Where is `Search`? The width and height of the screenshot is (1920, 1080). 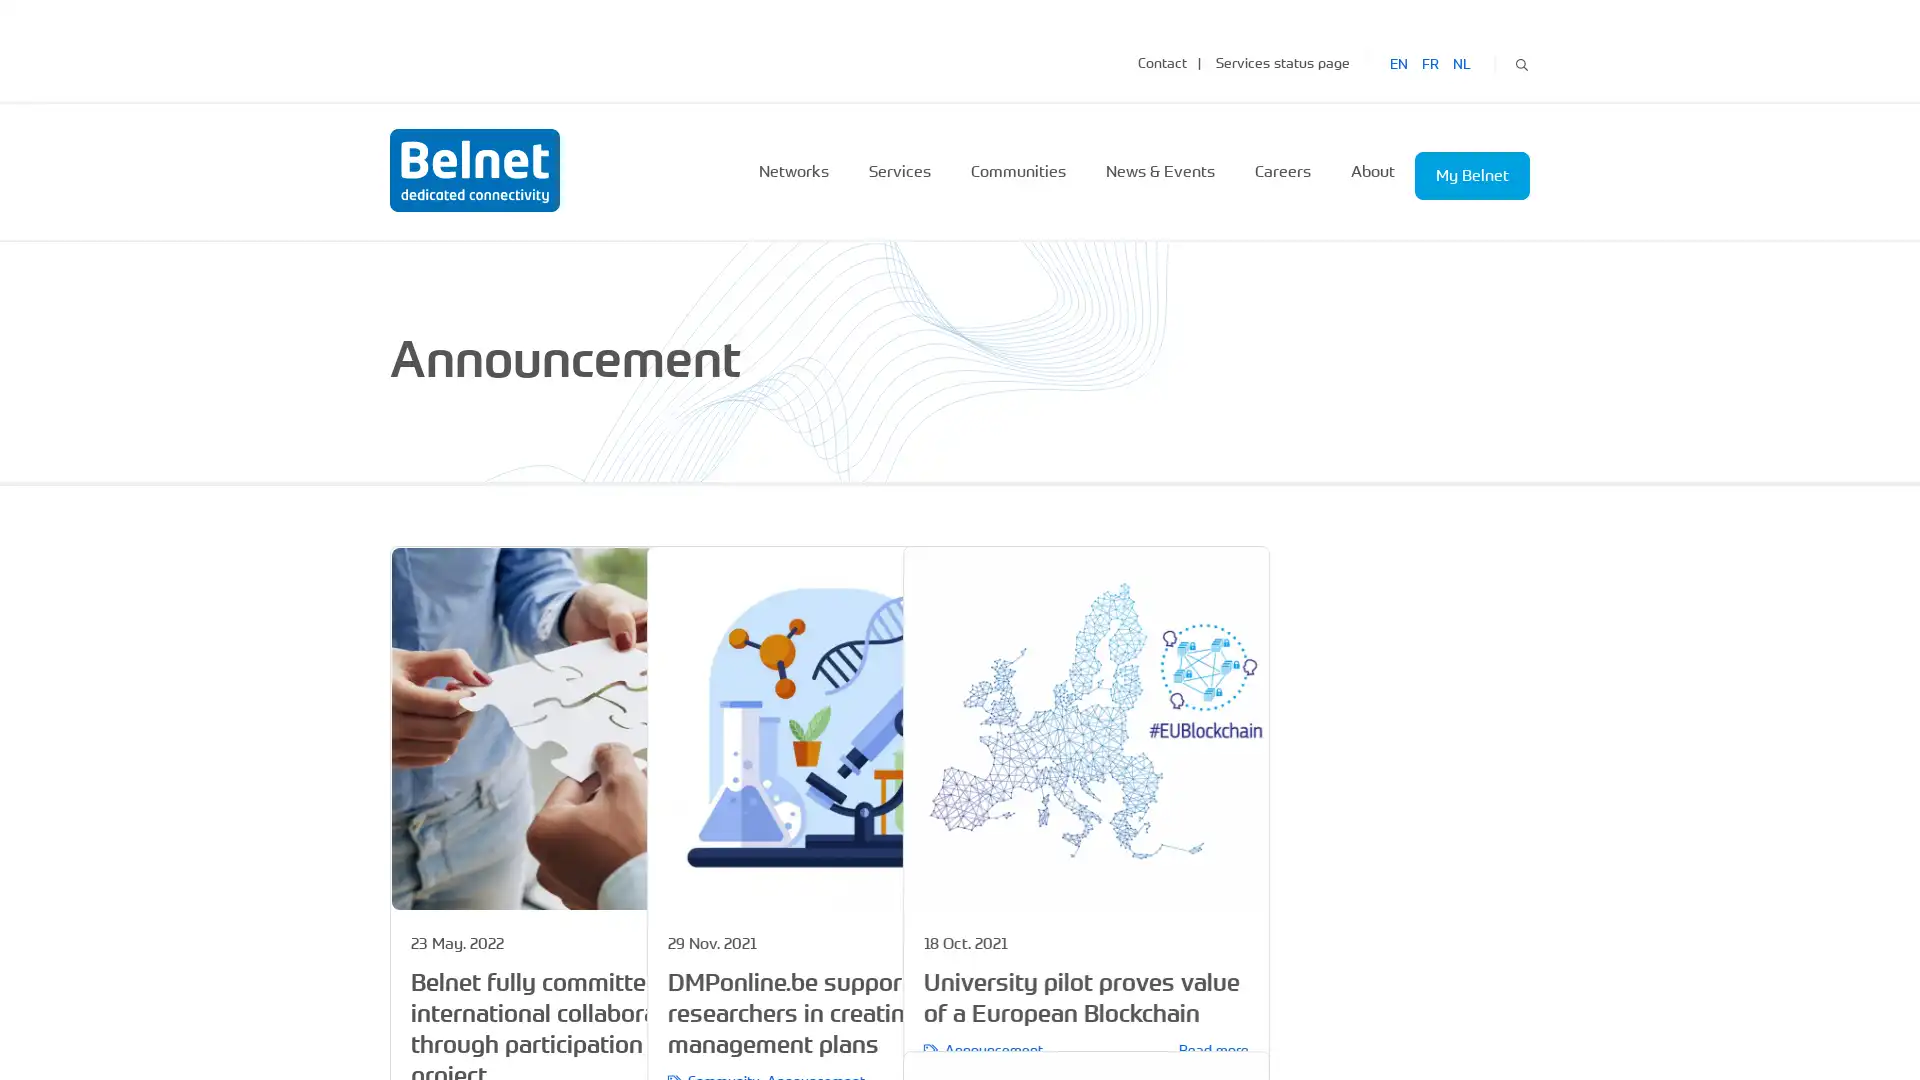
Search is located at coordinates (1520, 61).